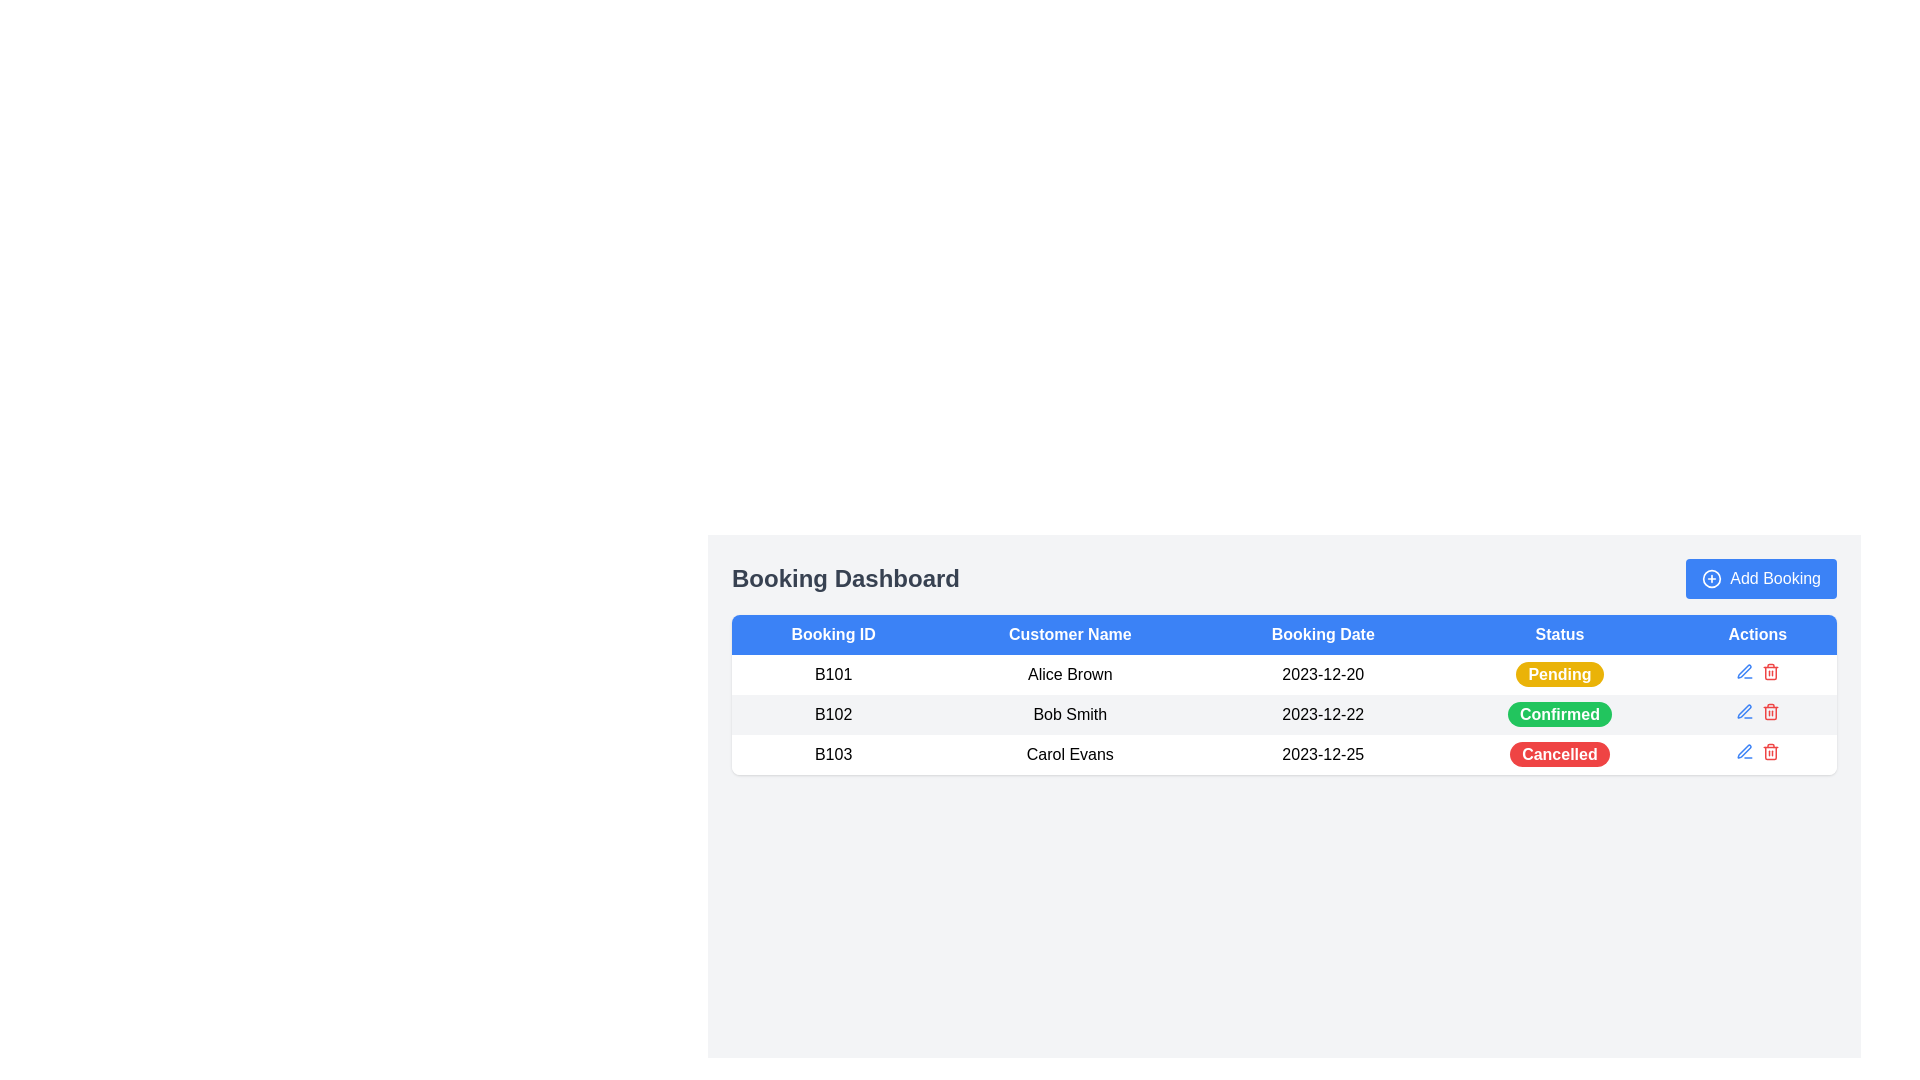 The image size is (1920, 1080). What do you see at coordinates (1559, 713) in the screenshot?
I see `the Status indicator label in the 'Status' column of the second row in the 'Booking Dashboard' table, which indicates that the booking for 'Bob Smith' has been confirmed` at bounding box center [1559, 713].